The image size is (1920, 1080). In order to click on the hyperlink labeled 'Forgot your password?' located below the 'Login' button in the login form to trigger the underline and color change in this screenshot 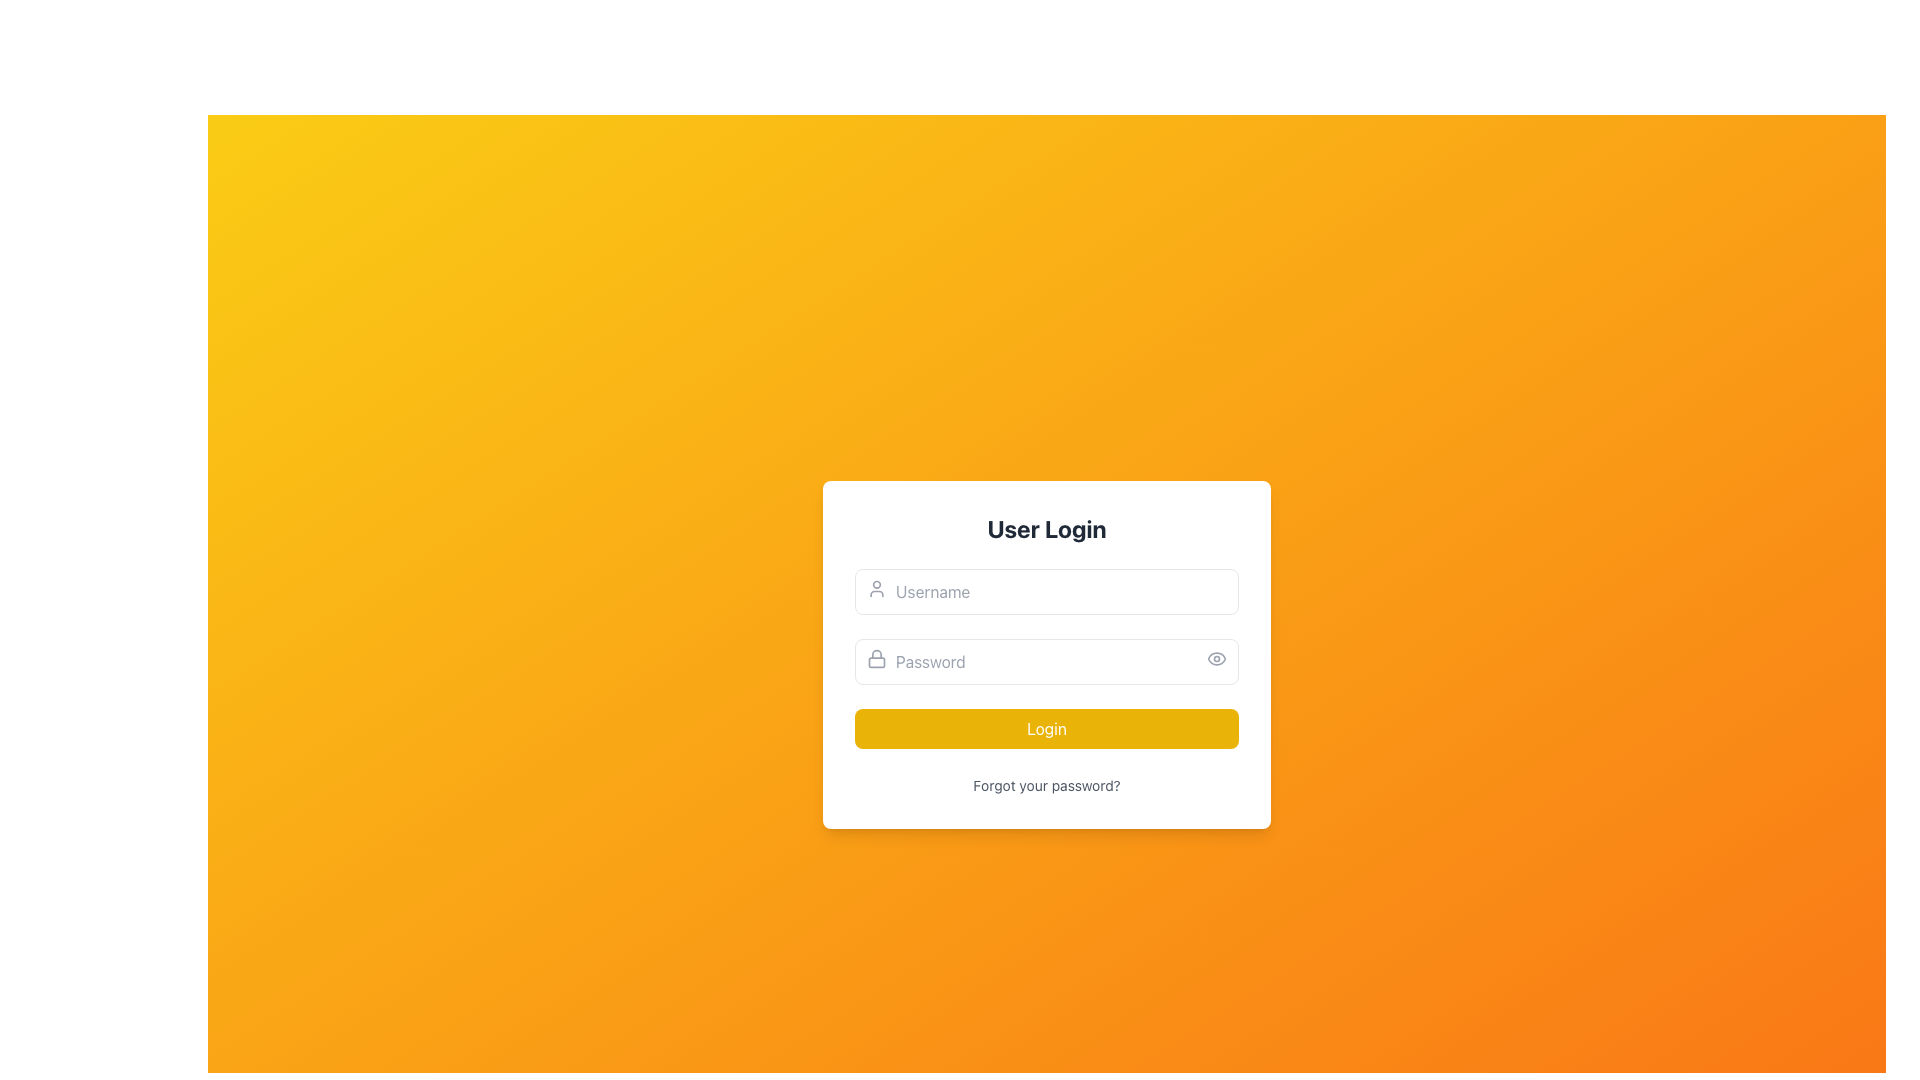, I will do `click(1045, 784)`.